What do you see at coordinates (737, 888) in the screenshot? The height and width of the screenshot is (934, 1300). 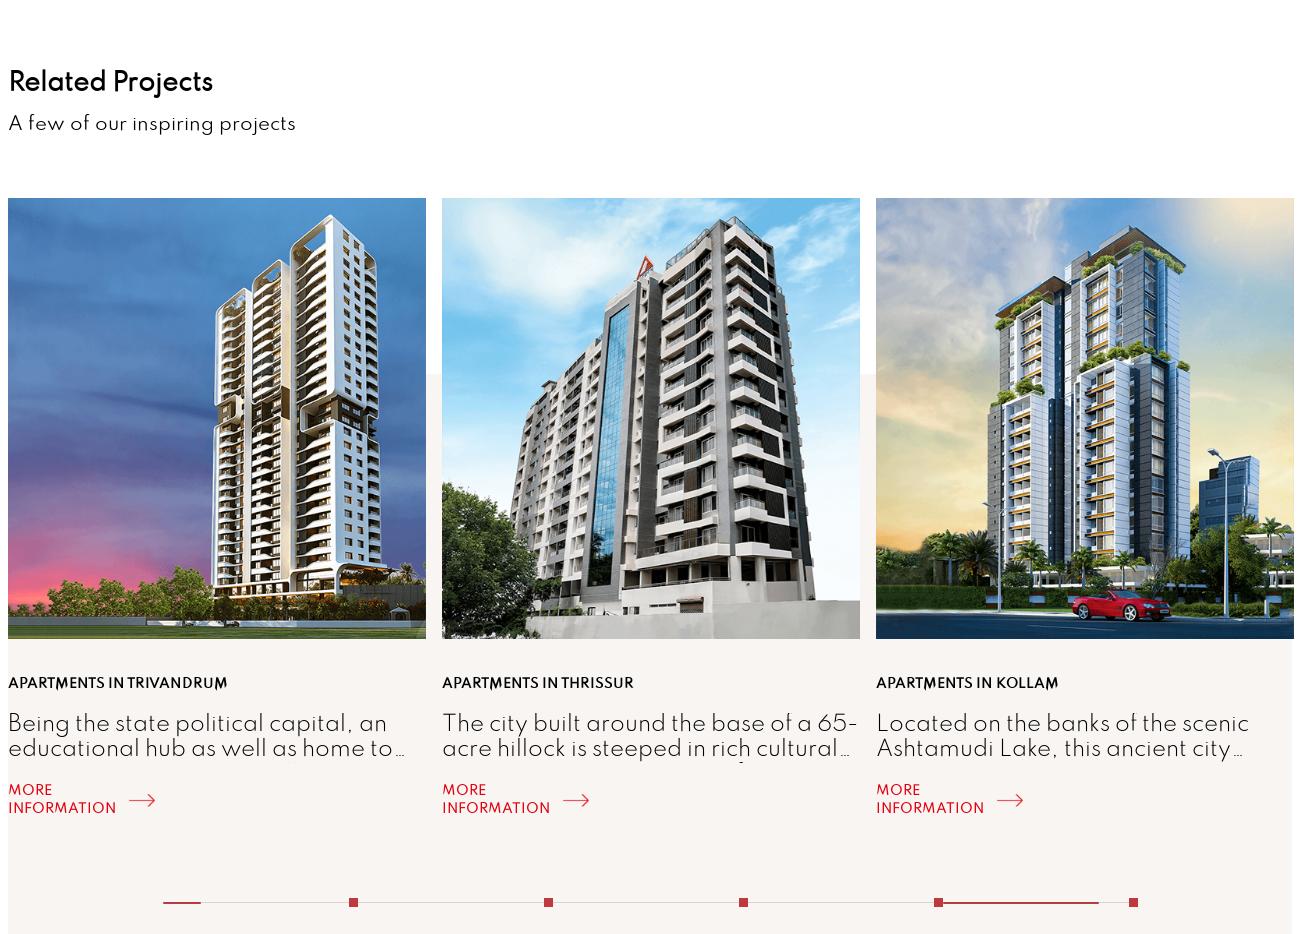 I see `'3'` at bounding box center [737, 888].